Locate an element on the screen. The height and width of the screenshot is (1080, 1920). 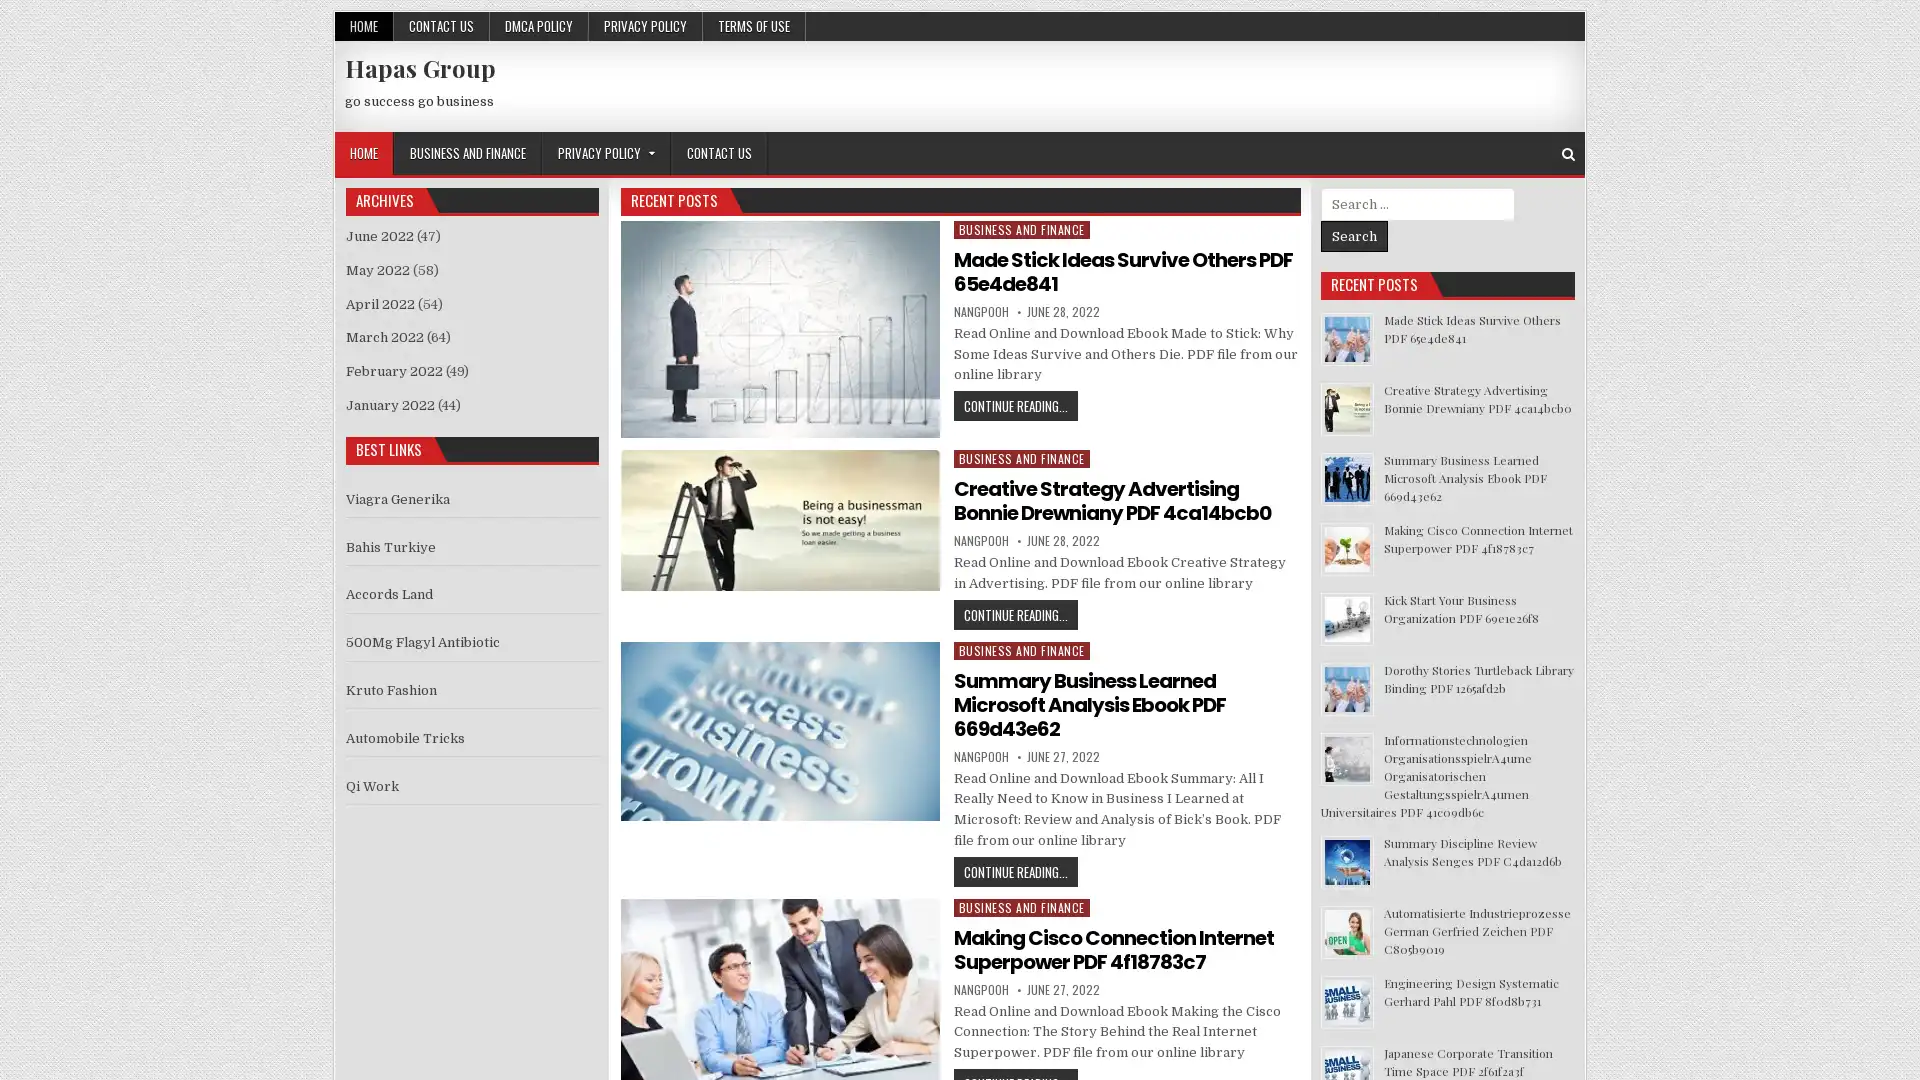
Search is located at coordinates (1354, 235).